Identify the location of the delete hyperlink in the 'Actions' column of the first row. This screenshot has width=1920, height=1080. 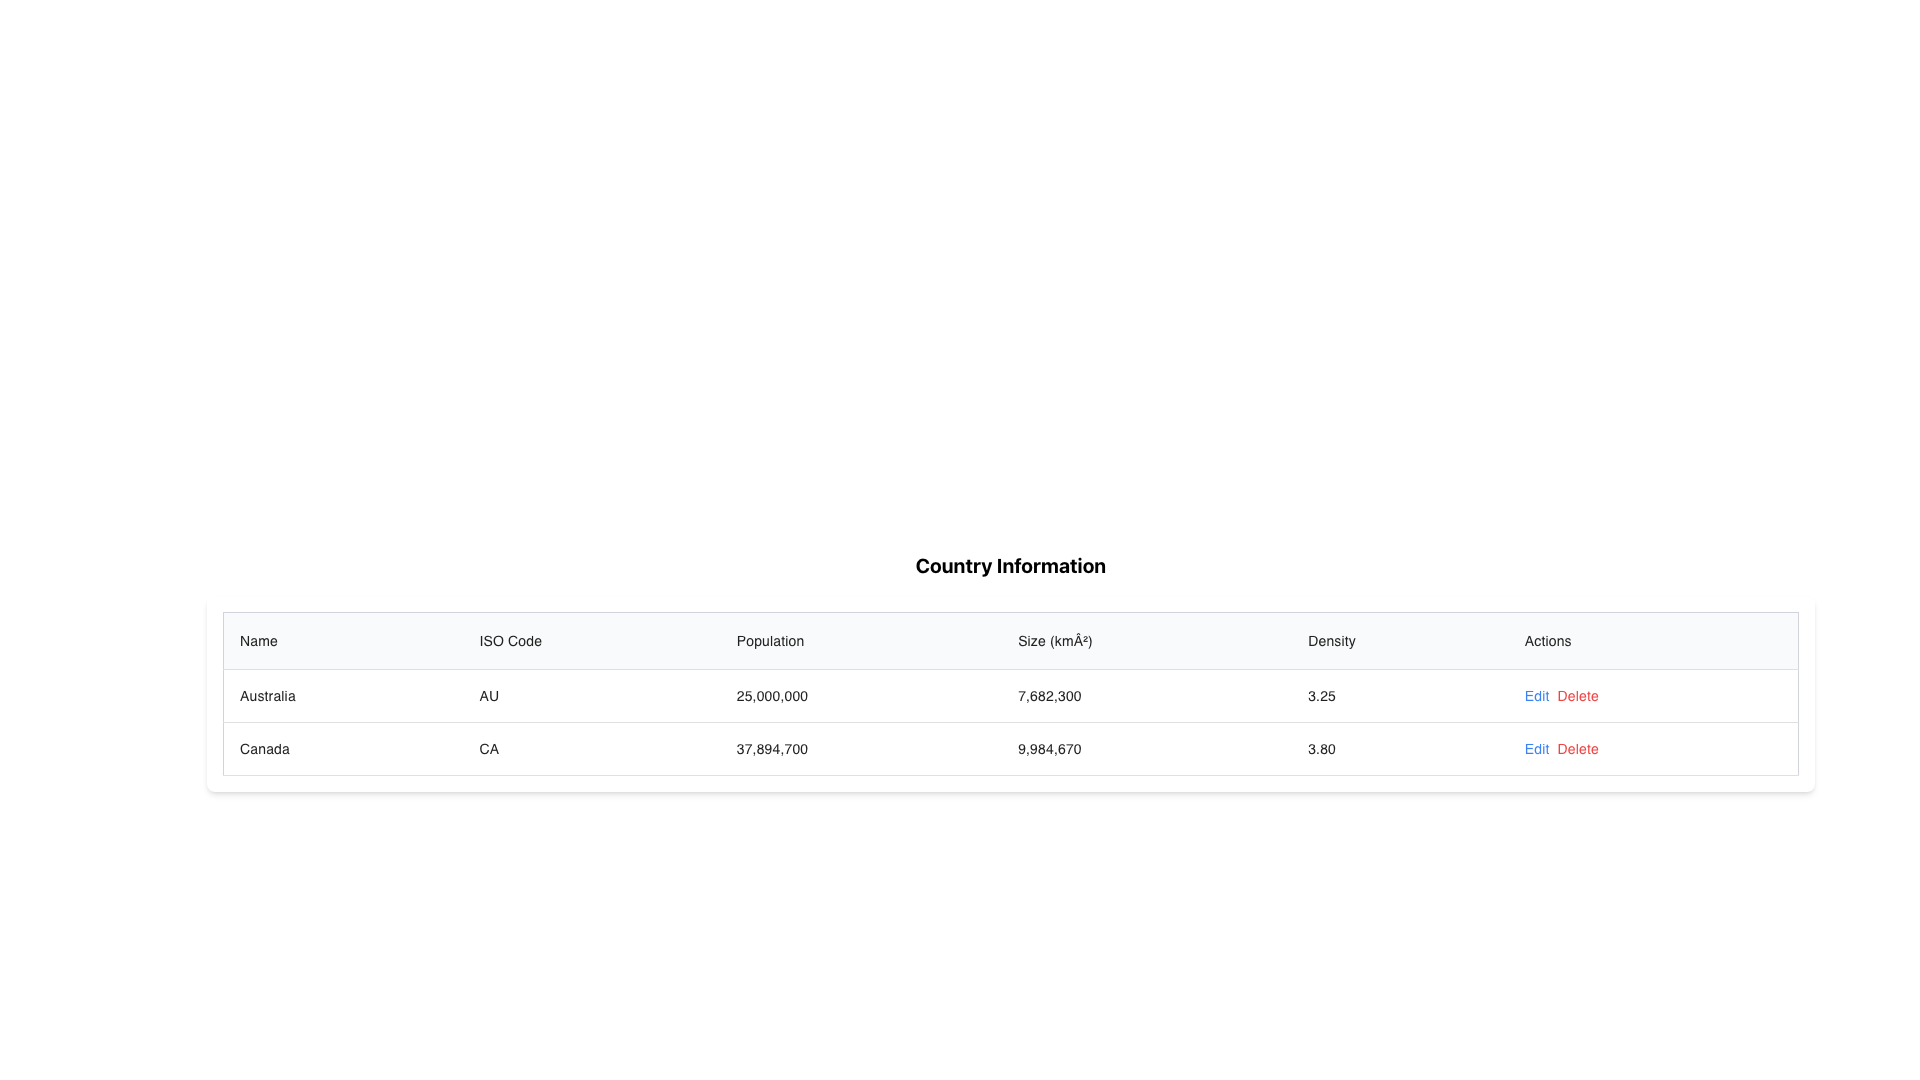
(1577, 695).